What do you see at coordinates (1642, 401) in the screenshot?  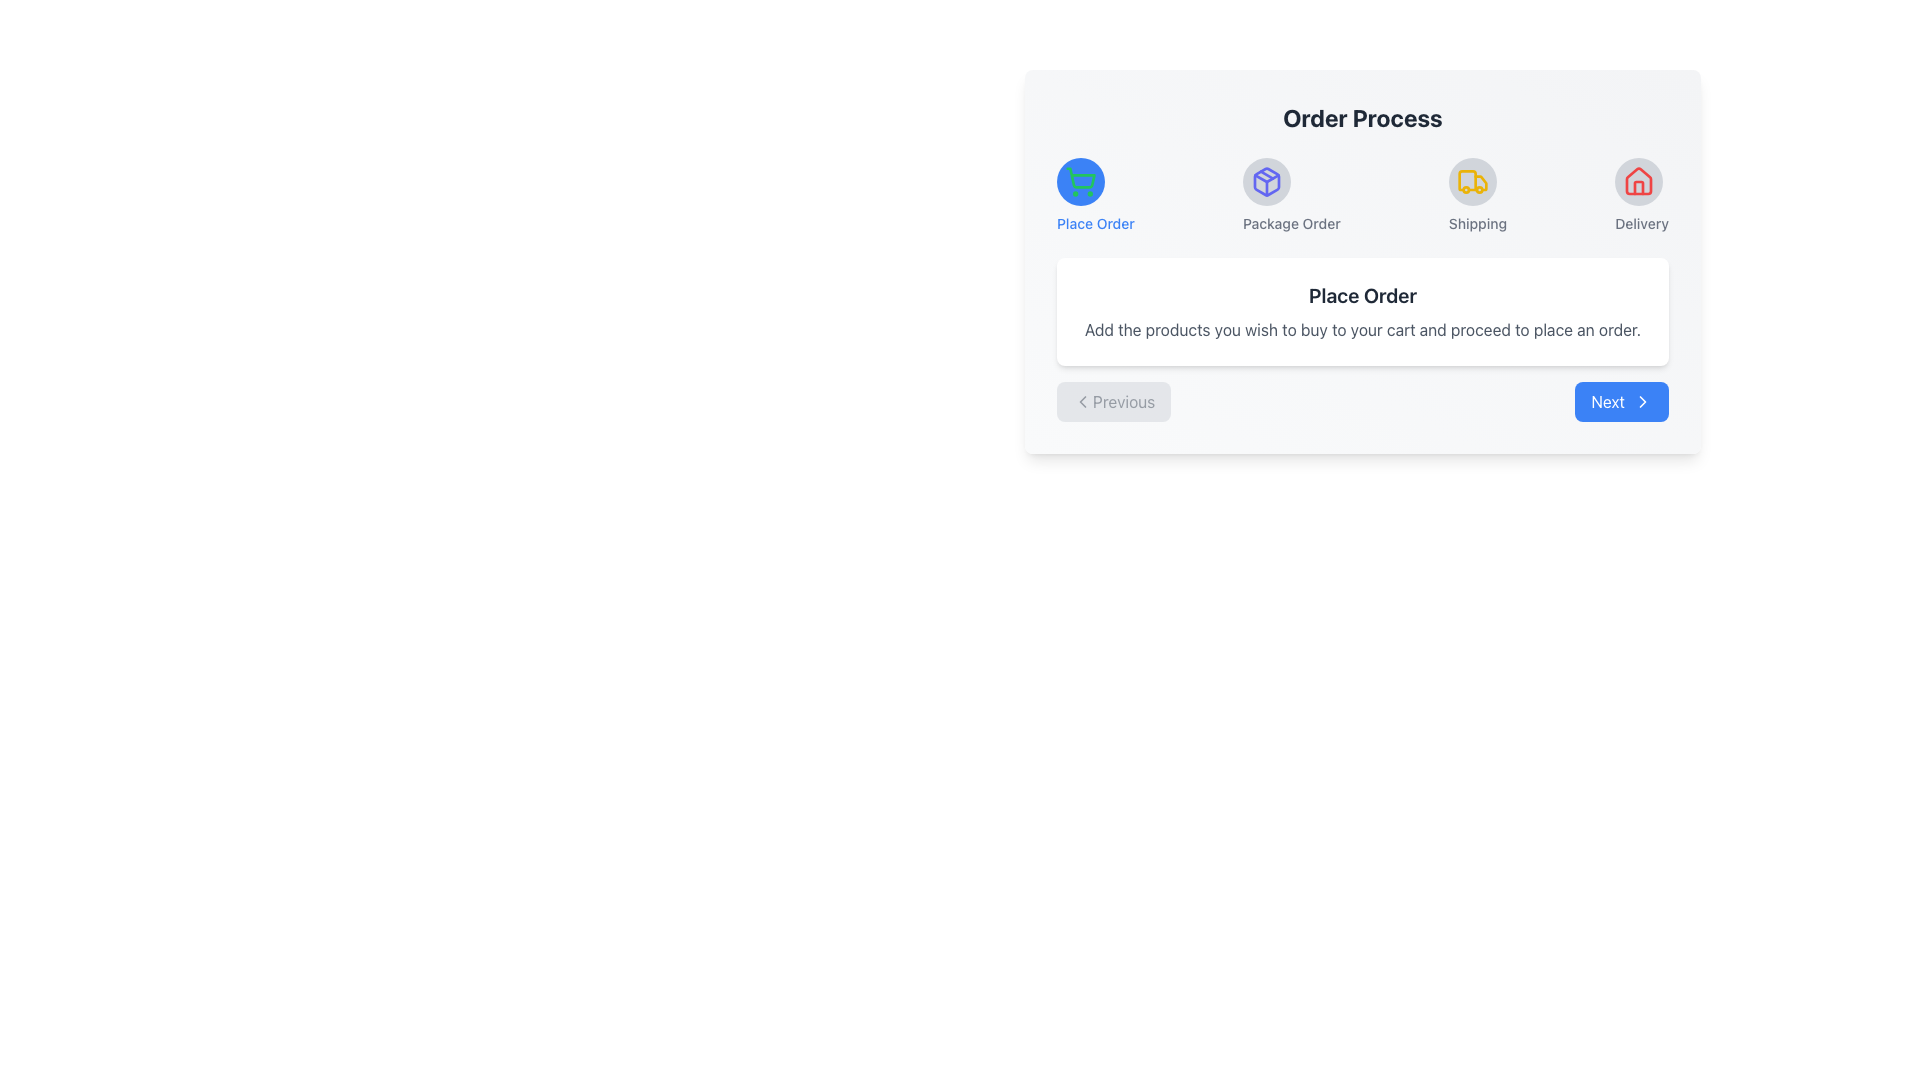 I see `the small triangular right-pointing icon within the 'Next' button` at bounding box center [1642, 401].